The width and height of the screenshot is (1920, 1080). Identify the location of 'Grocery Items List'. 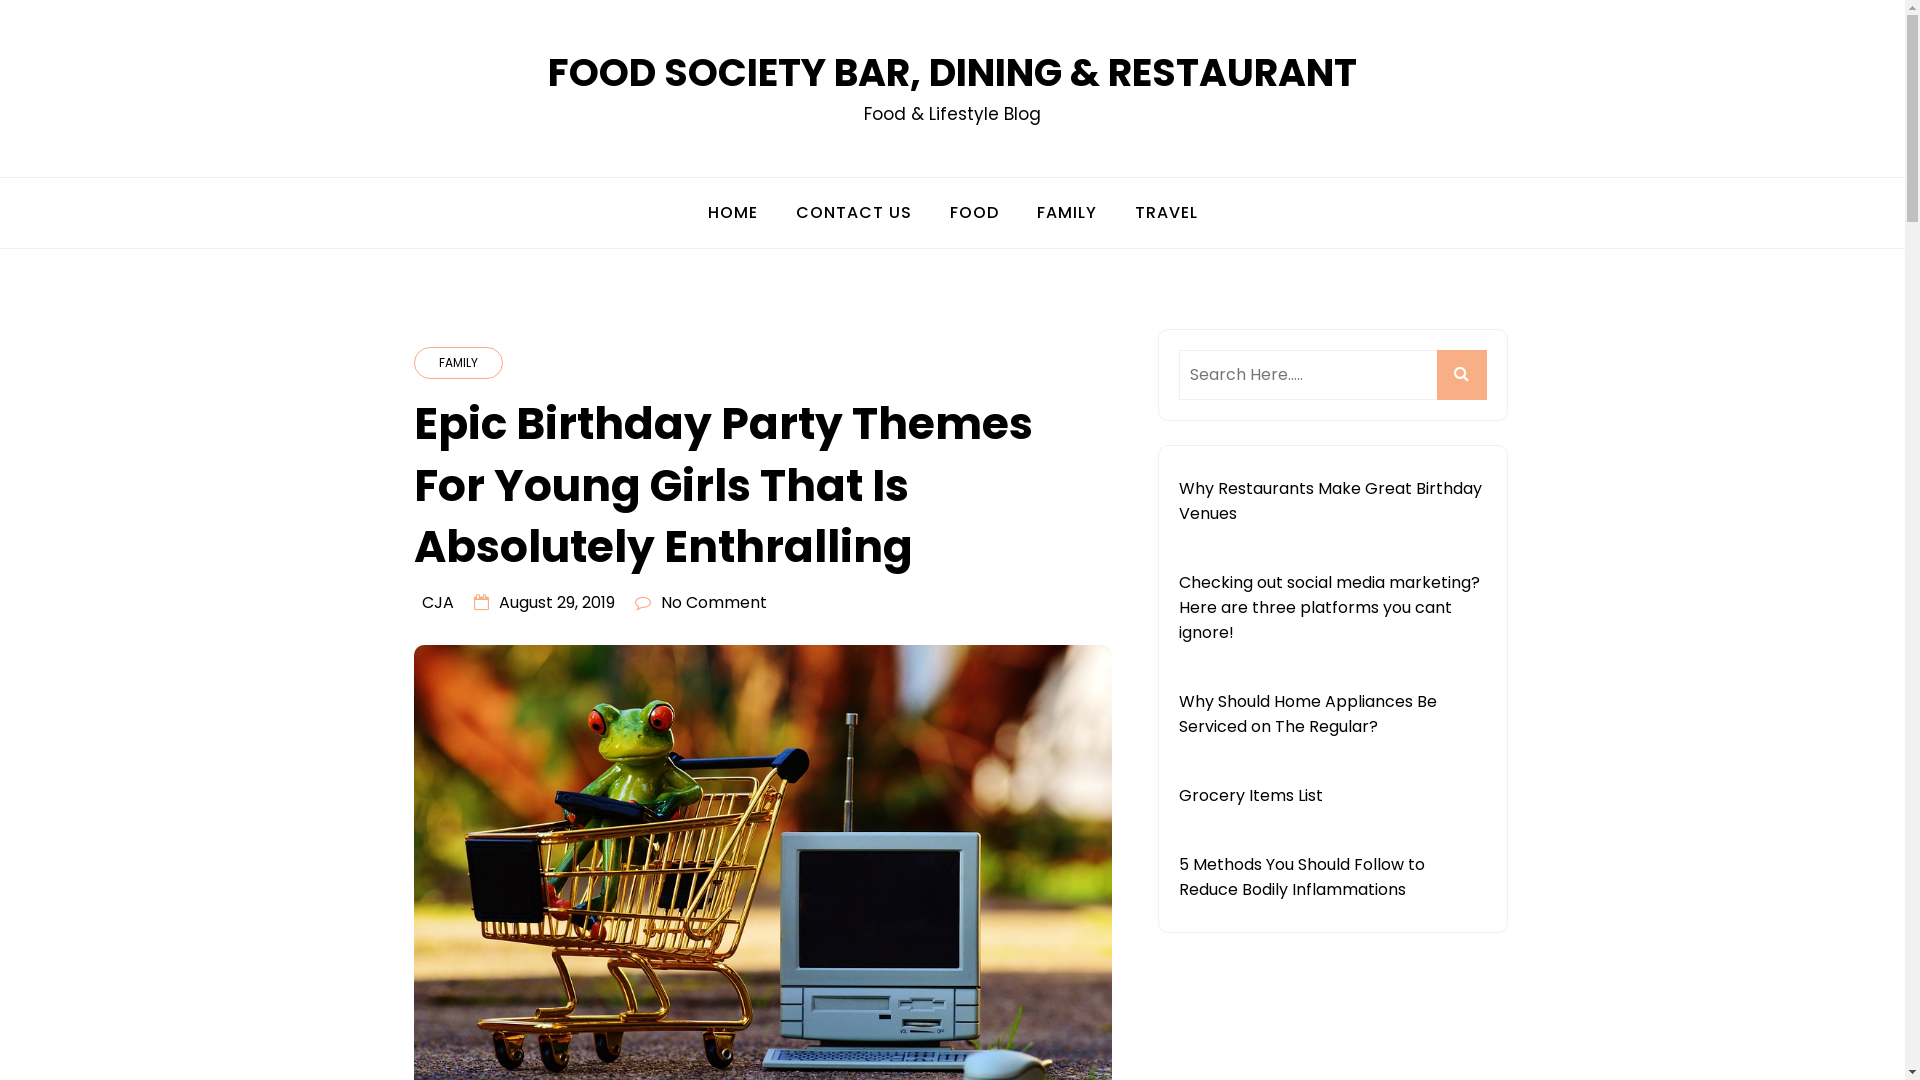
(1248, 794).